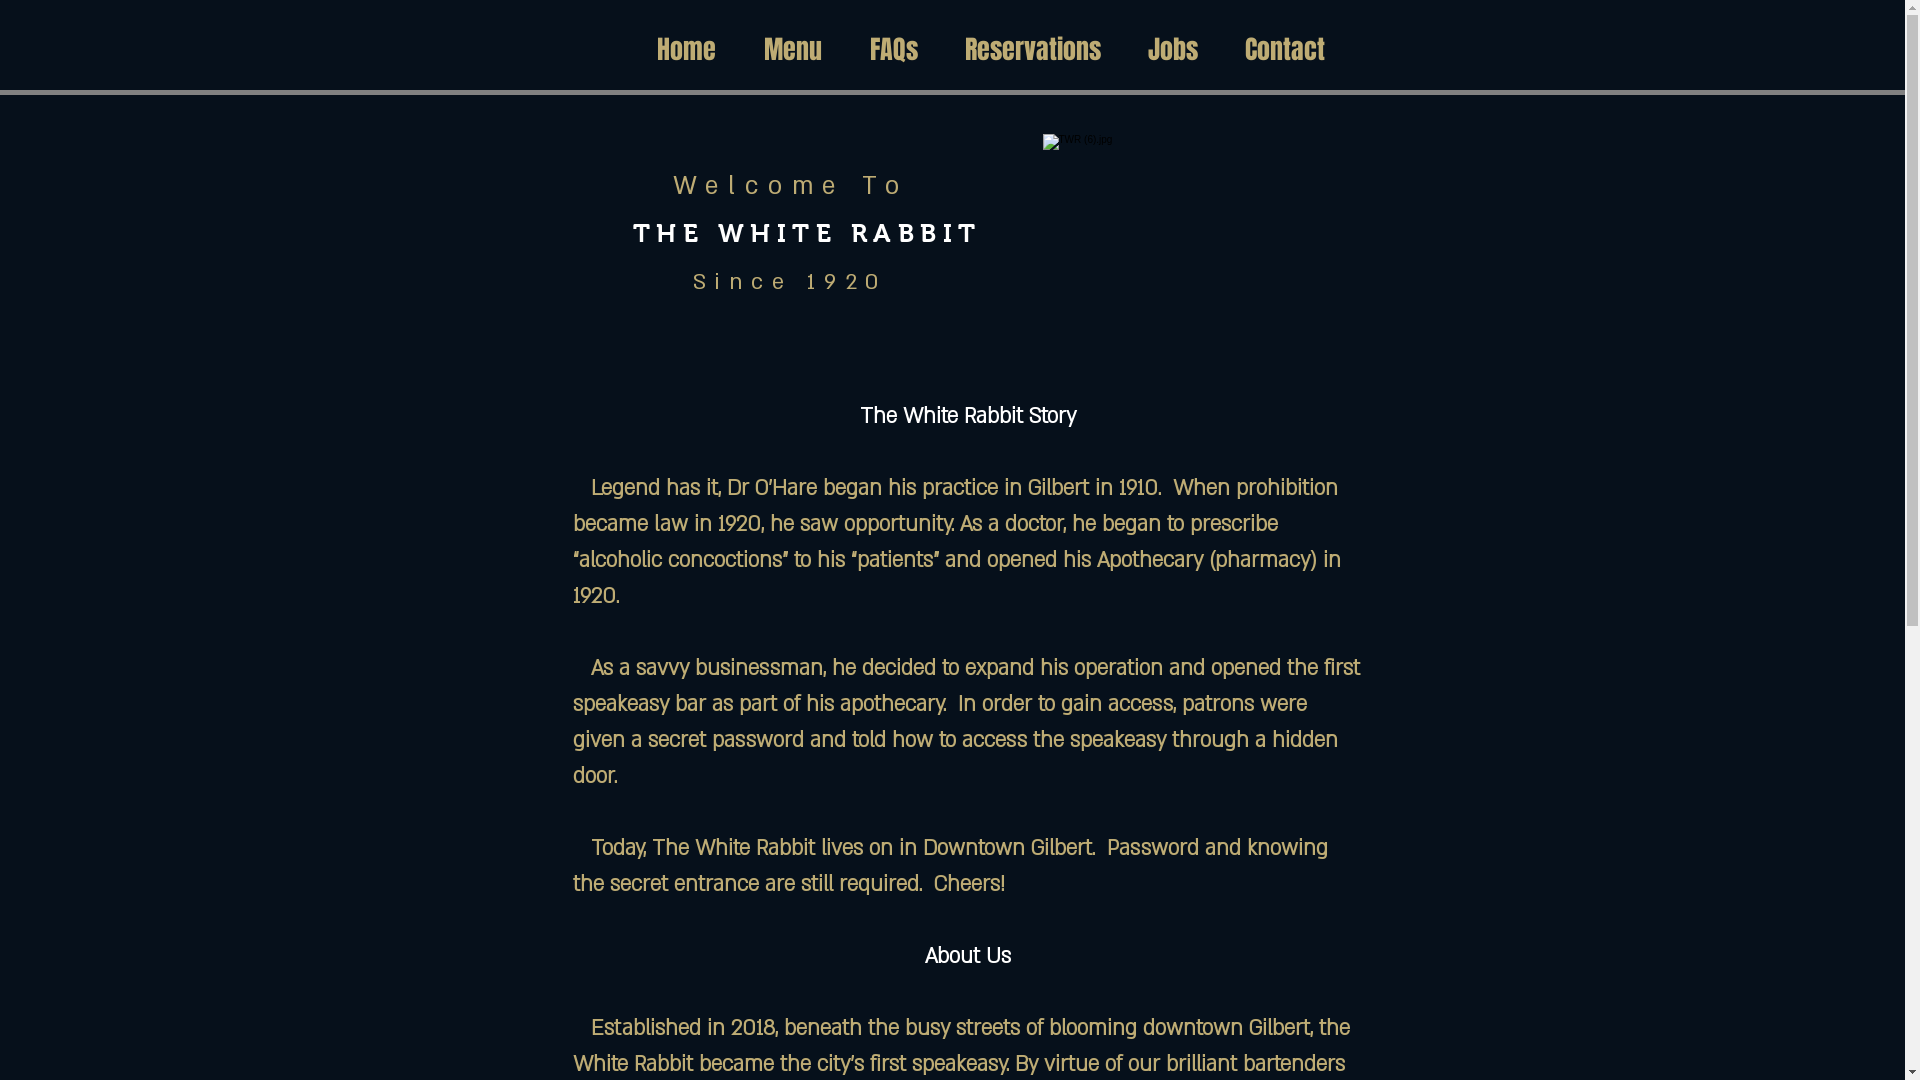 This screenshot has width=1920, height=1080. What do you see at coordinates (1172, 49) in the screenshot?
I see `'Jobs'` at bounding box center [1172, 49].